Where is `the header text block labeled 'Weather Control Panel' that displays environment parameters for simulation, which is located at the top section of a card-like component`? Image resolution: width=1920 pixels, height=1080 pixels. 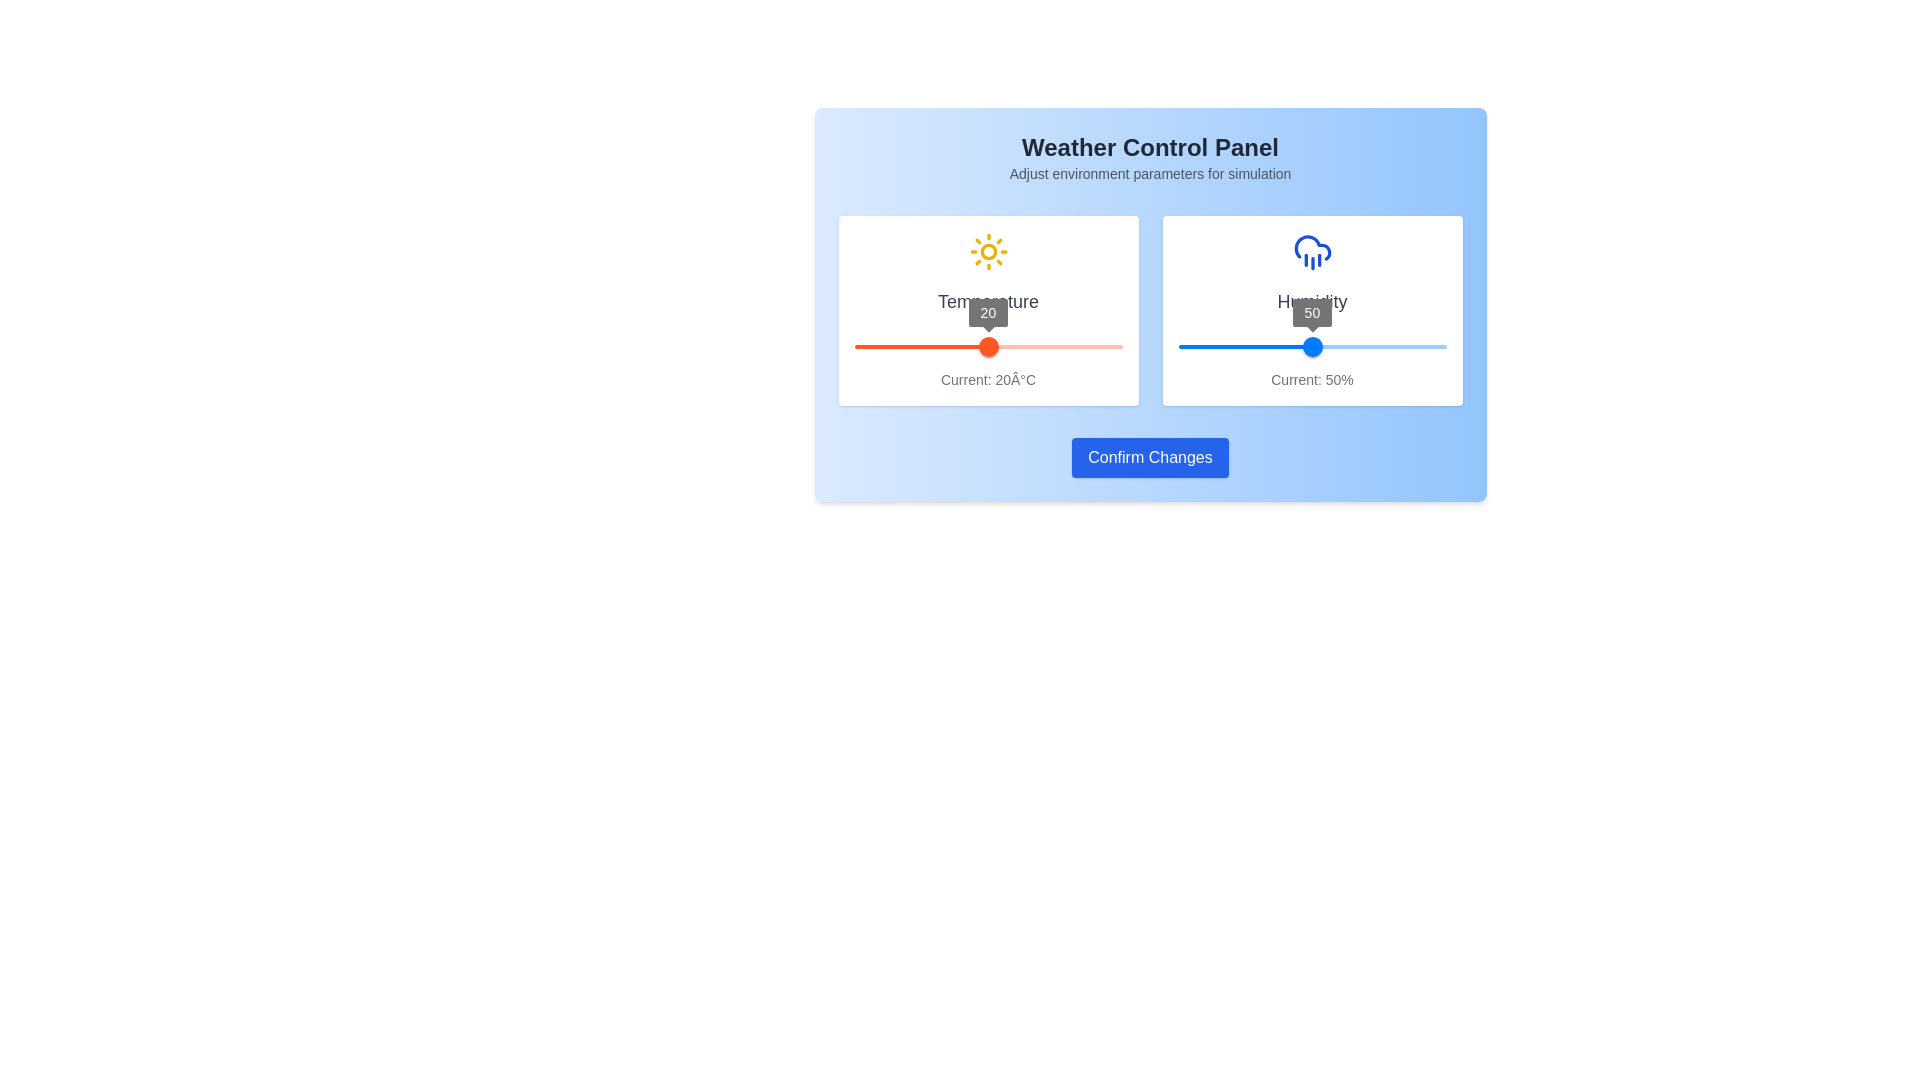 the header text block labeled 'Weather Control Panel' that displays environment parameters for simulation, which is located at the top section of a card-like component is located at coordinates (1150, 157).